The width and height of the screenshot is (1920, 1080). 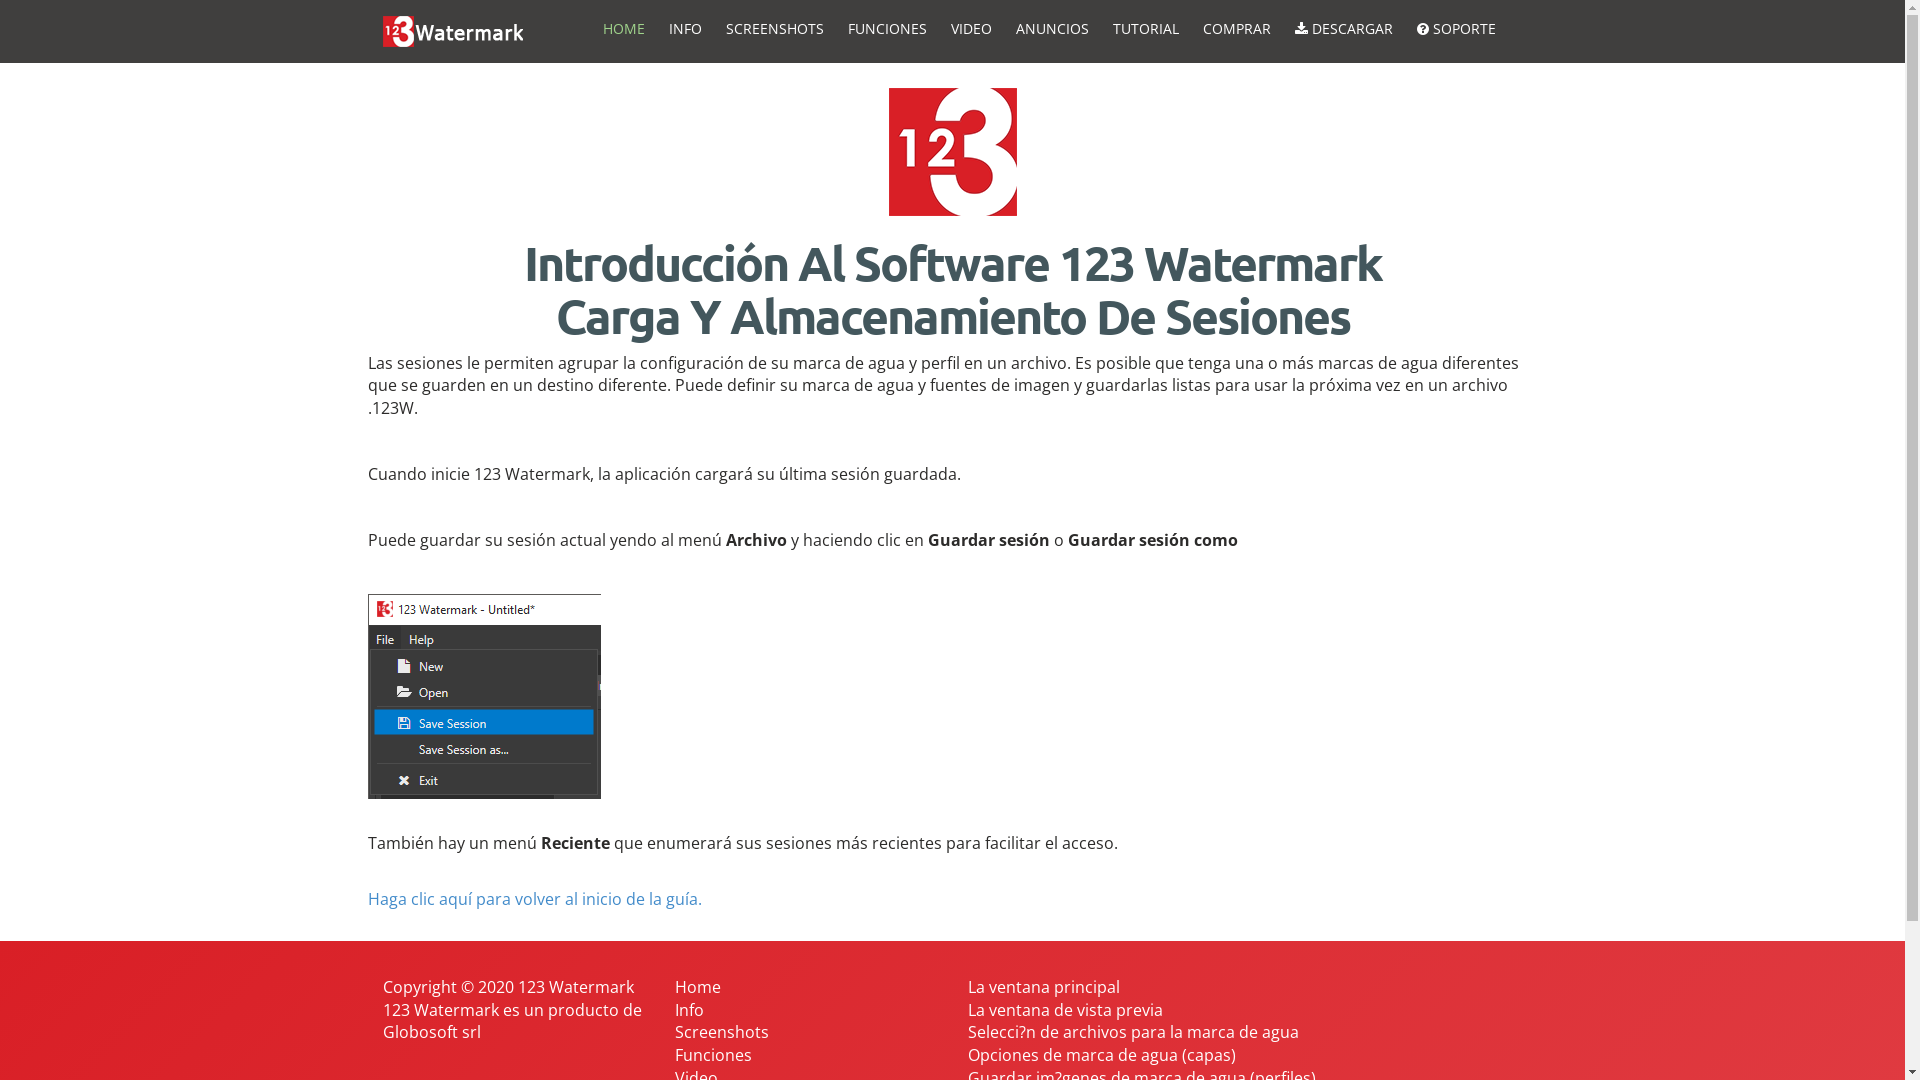 What do you see at coordinates (622, 28) in the screenshot?
I see `'HOME'` at bounding box center [622, 28].